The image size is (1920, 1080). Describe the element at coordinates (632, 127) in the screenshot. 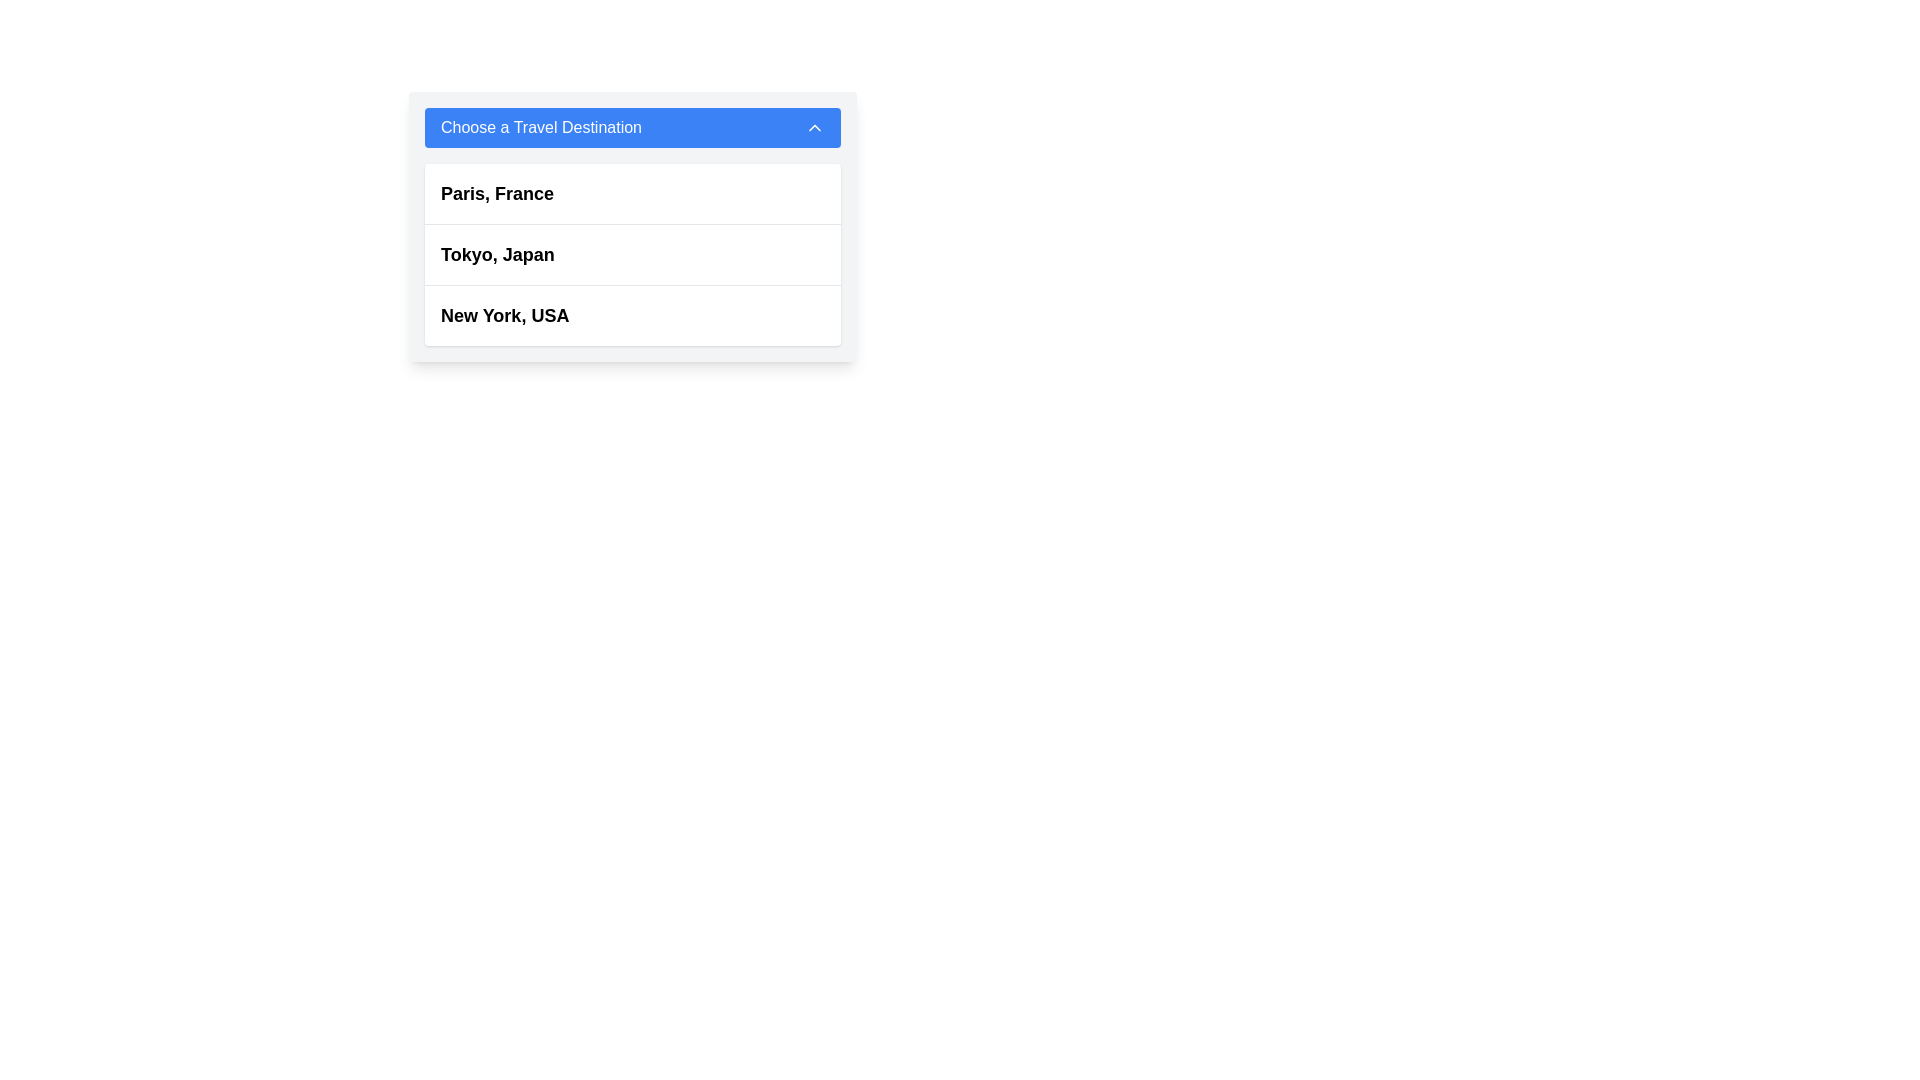

I see `the dropdown button labeled 'Choose a Travel Destination' with a blue background` at that location.